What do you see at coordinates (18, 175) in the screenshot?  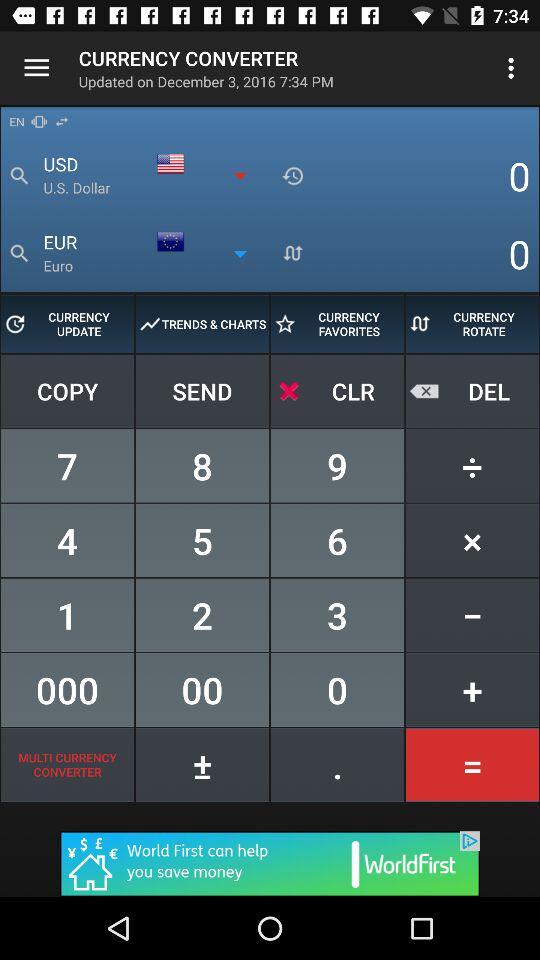 I see `the search icon` at bounding box center [18, 175].